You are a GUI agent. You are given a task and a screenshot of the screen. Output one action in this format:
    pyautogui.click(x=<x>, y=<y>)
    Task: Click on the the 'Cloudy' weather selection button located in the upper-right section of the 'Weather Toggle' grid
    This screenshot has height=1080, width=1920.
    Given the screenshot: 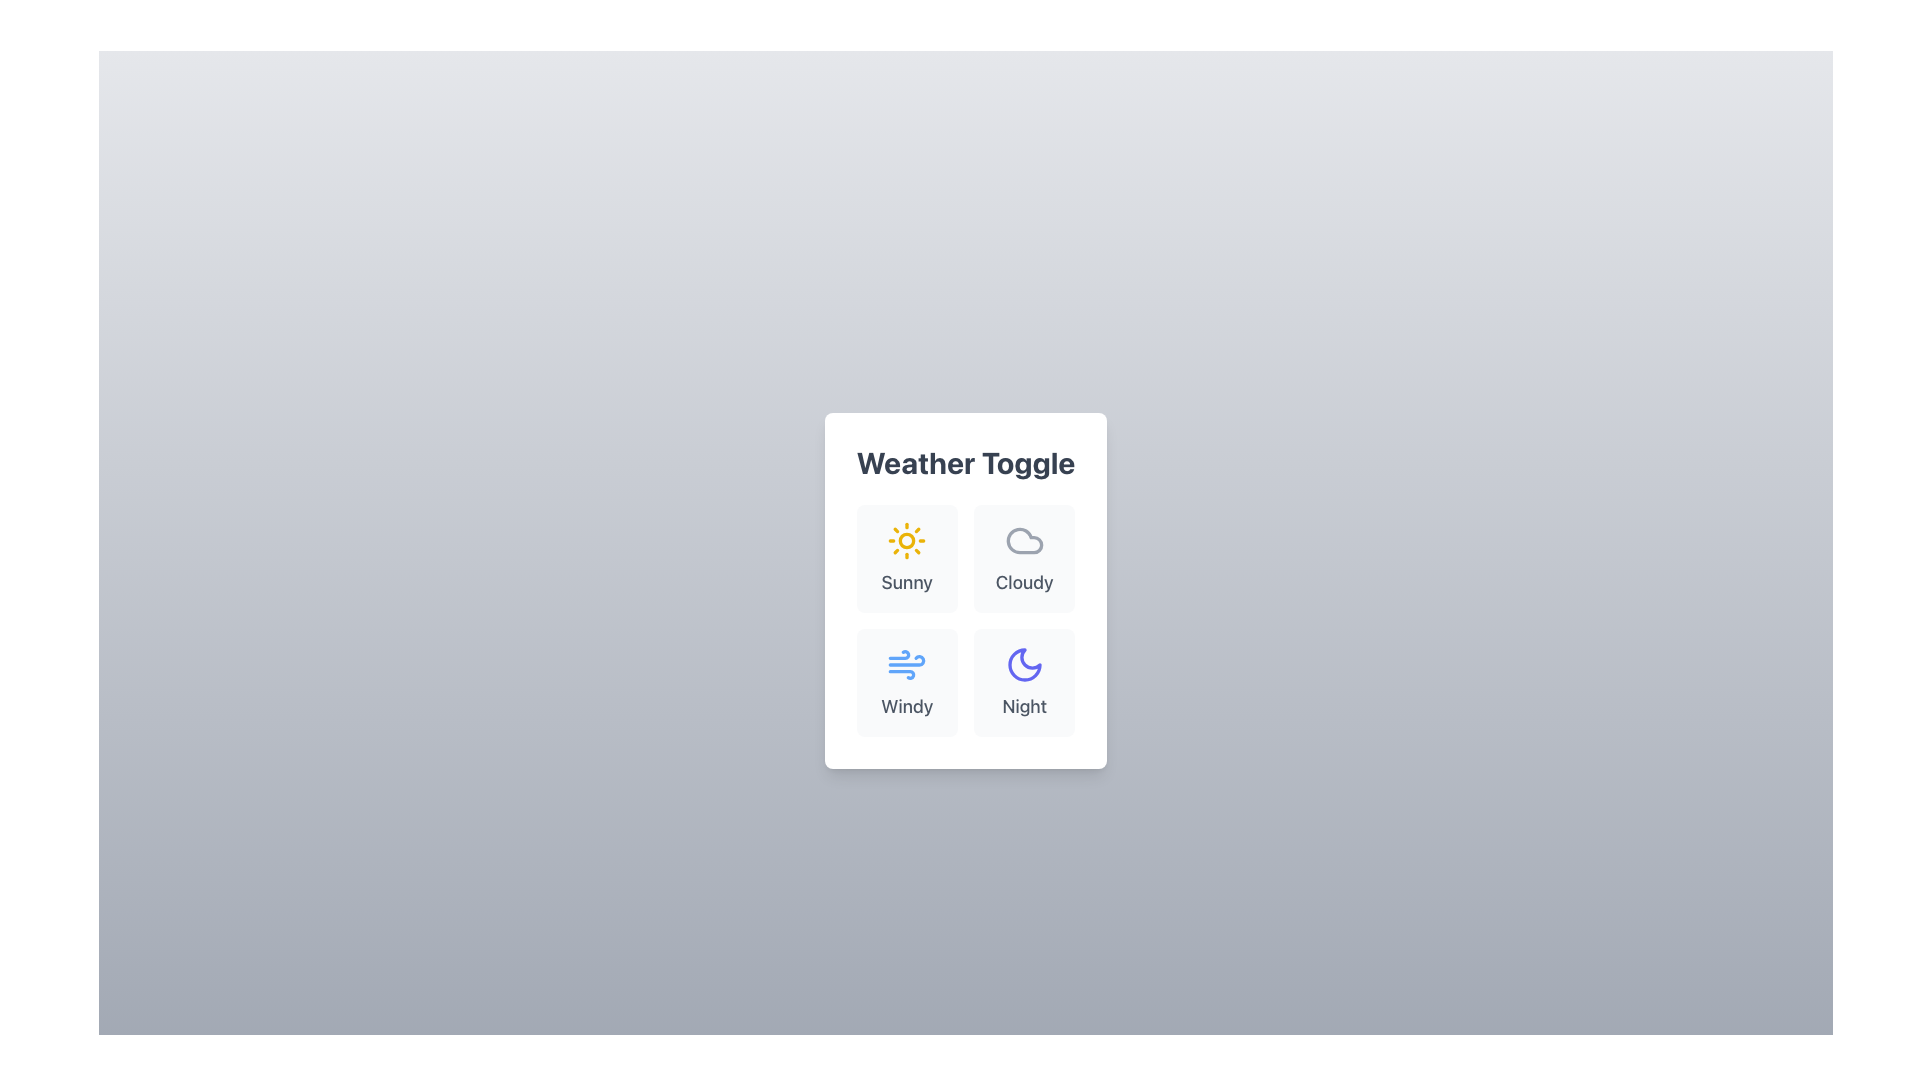 What is the action you would take?
    pyautogui.click(x=1024, y=559)
    